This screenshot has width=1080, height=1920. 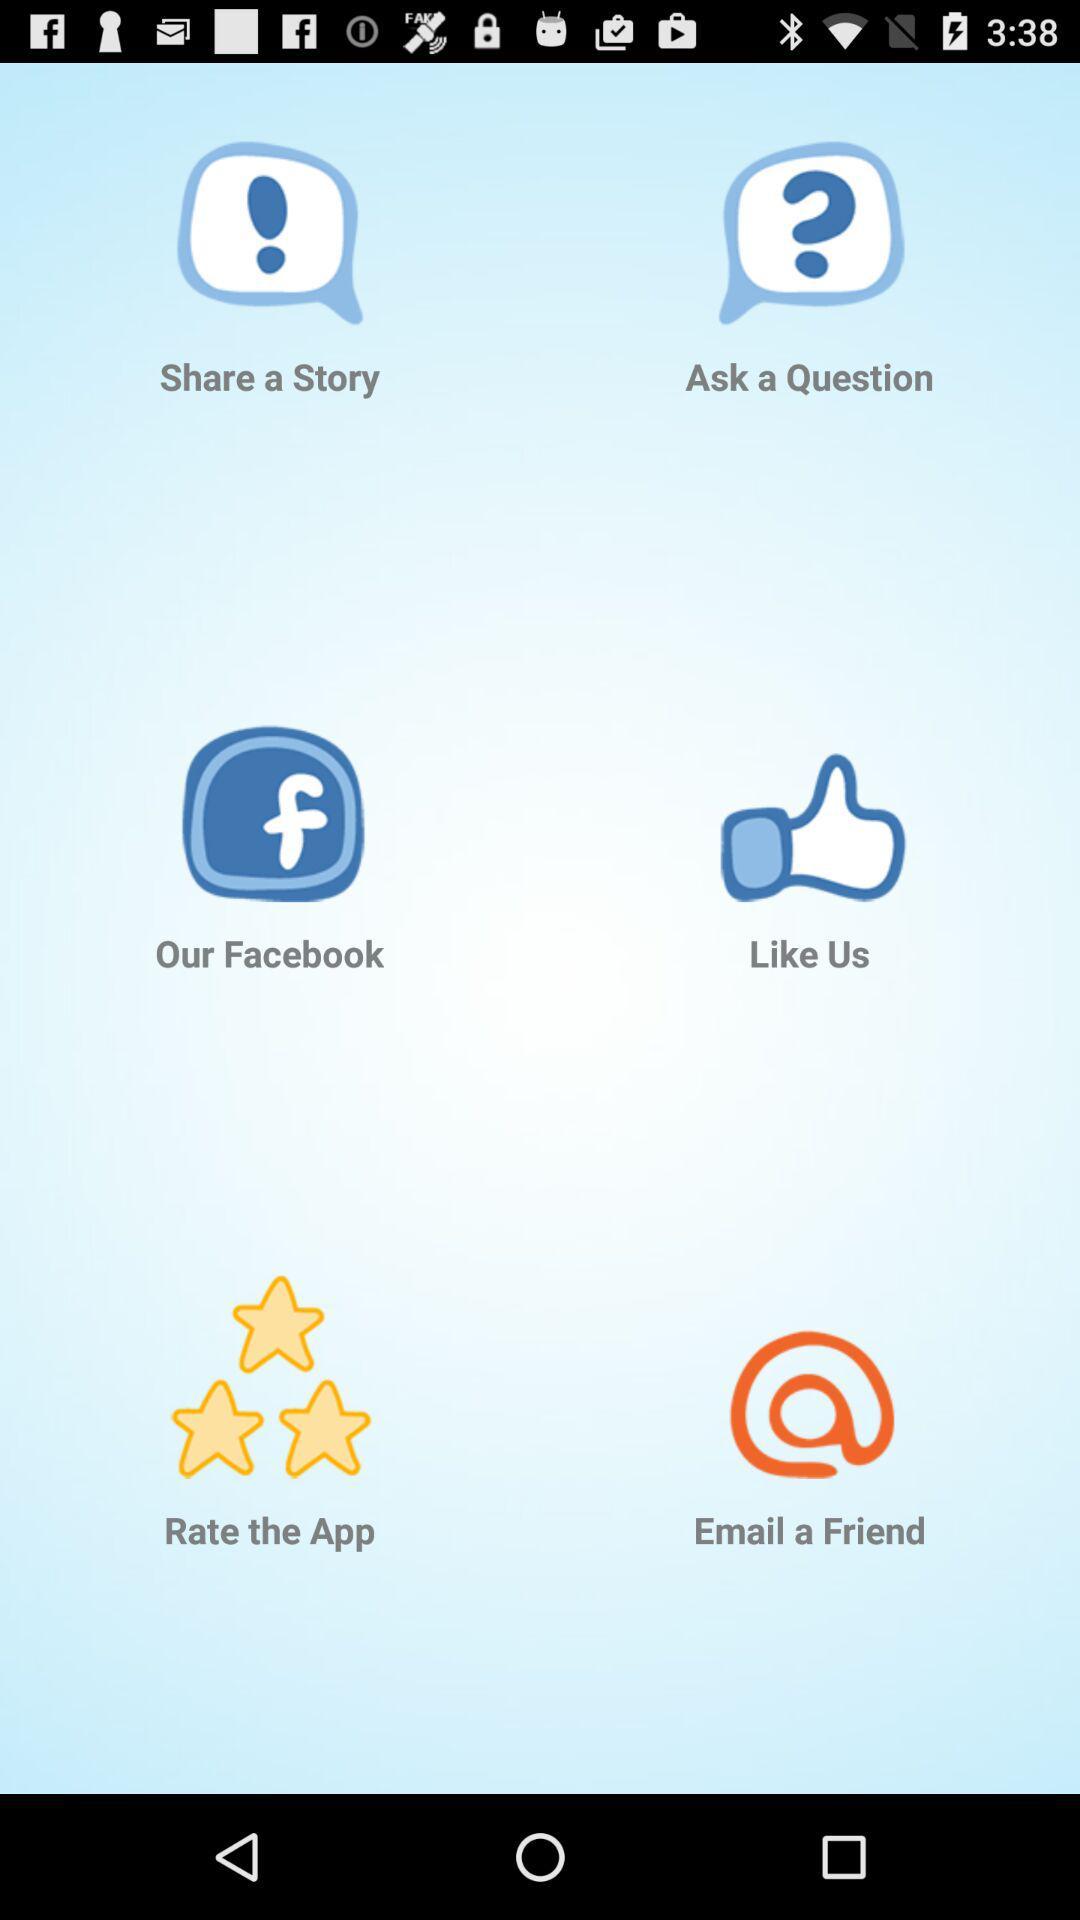 What do you see at coordinates (270, 770) in the screenshot?
I see `the icon above our facebook icon` at bounding box center [270, 770].